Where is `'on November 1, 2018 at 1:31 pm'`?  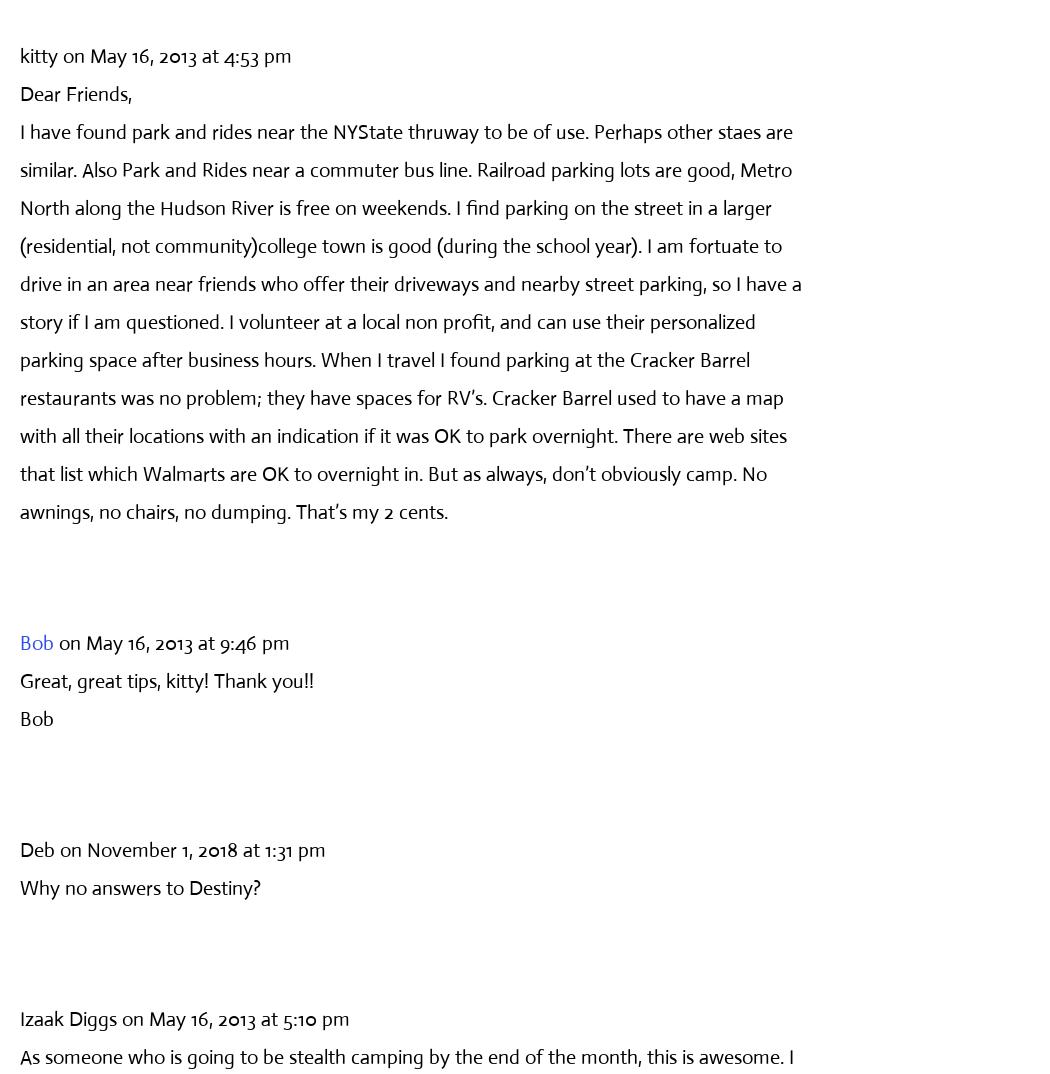 'on November 1, 2018 at 1:31 pm' is located at coordinates (58, 849).